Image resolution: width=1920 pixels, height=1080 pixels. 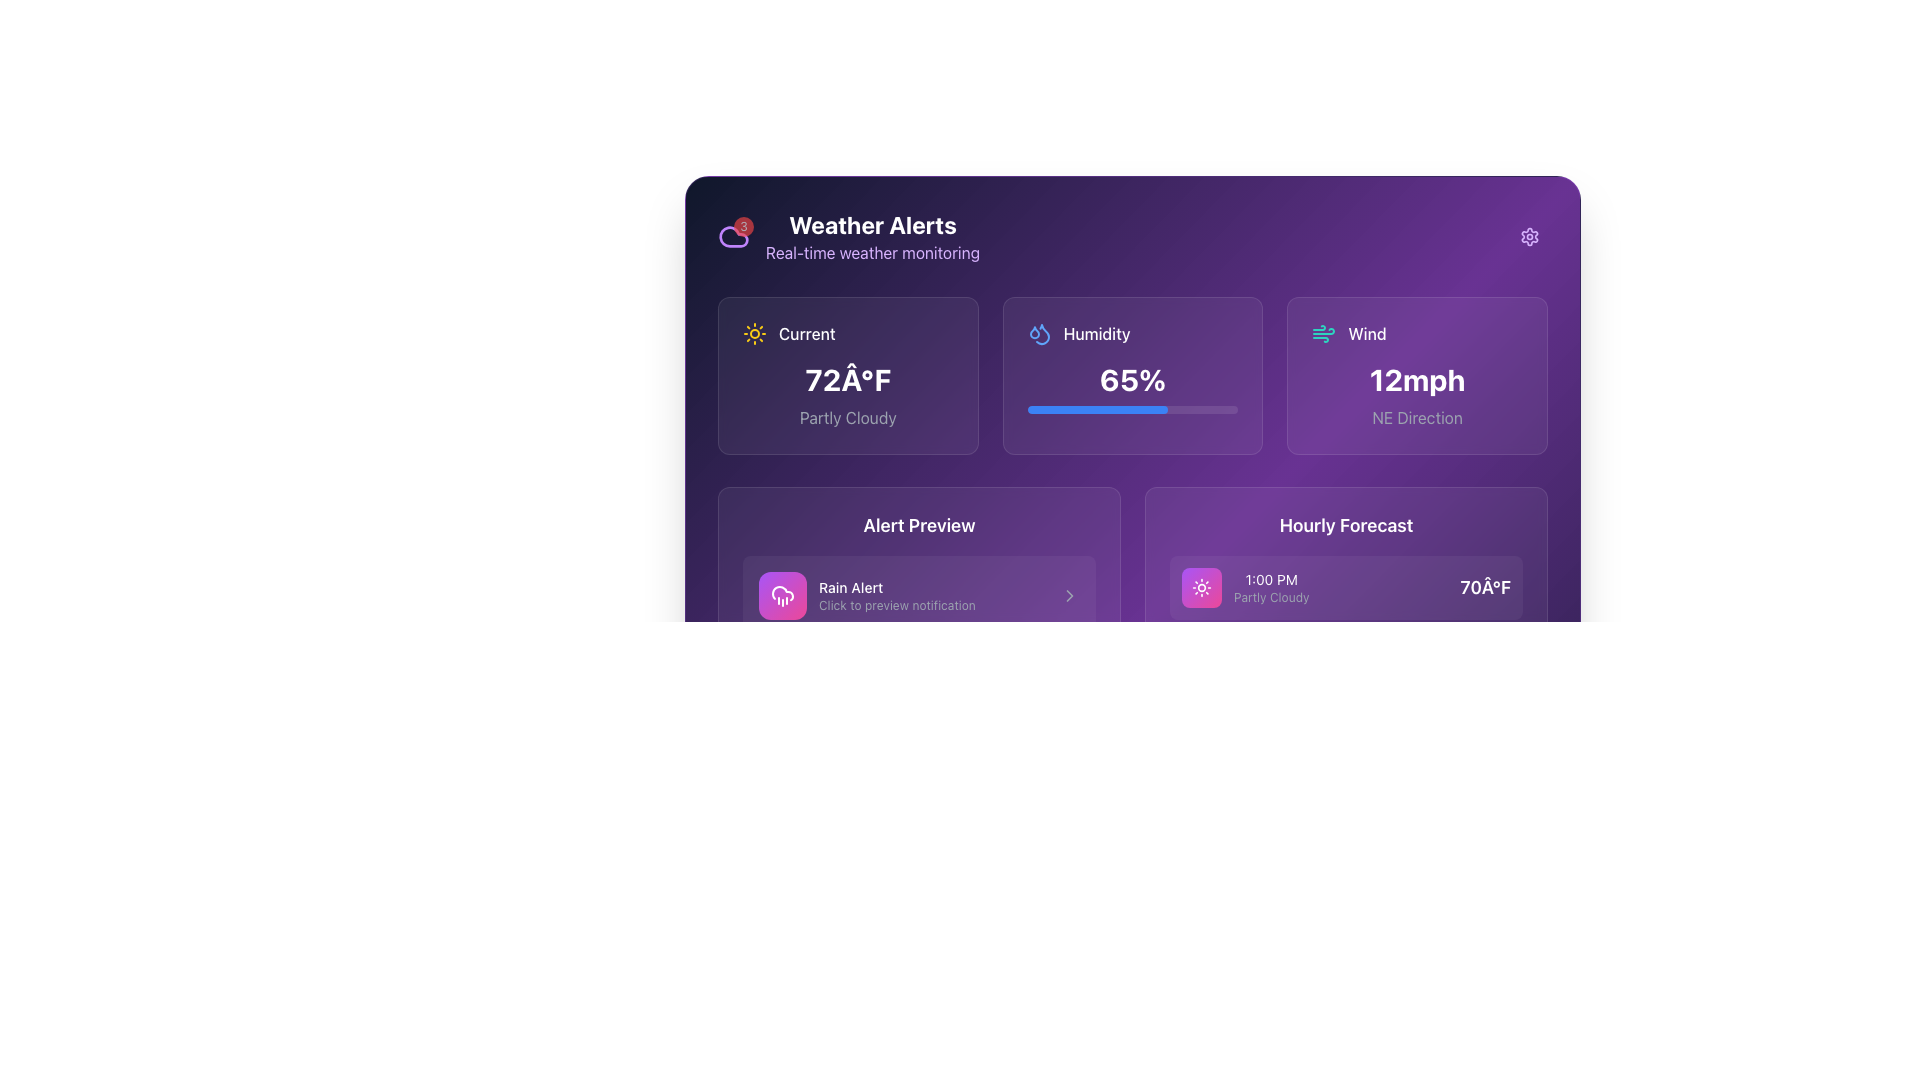 What do you see at coordinates (1346, 685) in the screenshot?
I see `the Information display panel that shows hourly weather forecast information, located in the bottom-right section of the interface` at bounding box center [1346, 685].